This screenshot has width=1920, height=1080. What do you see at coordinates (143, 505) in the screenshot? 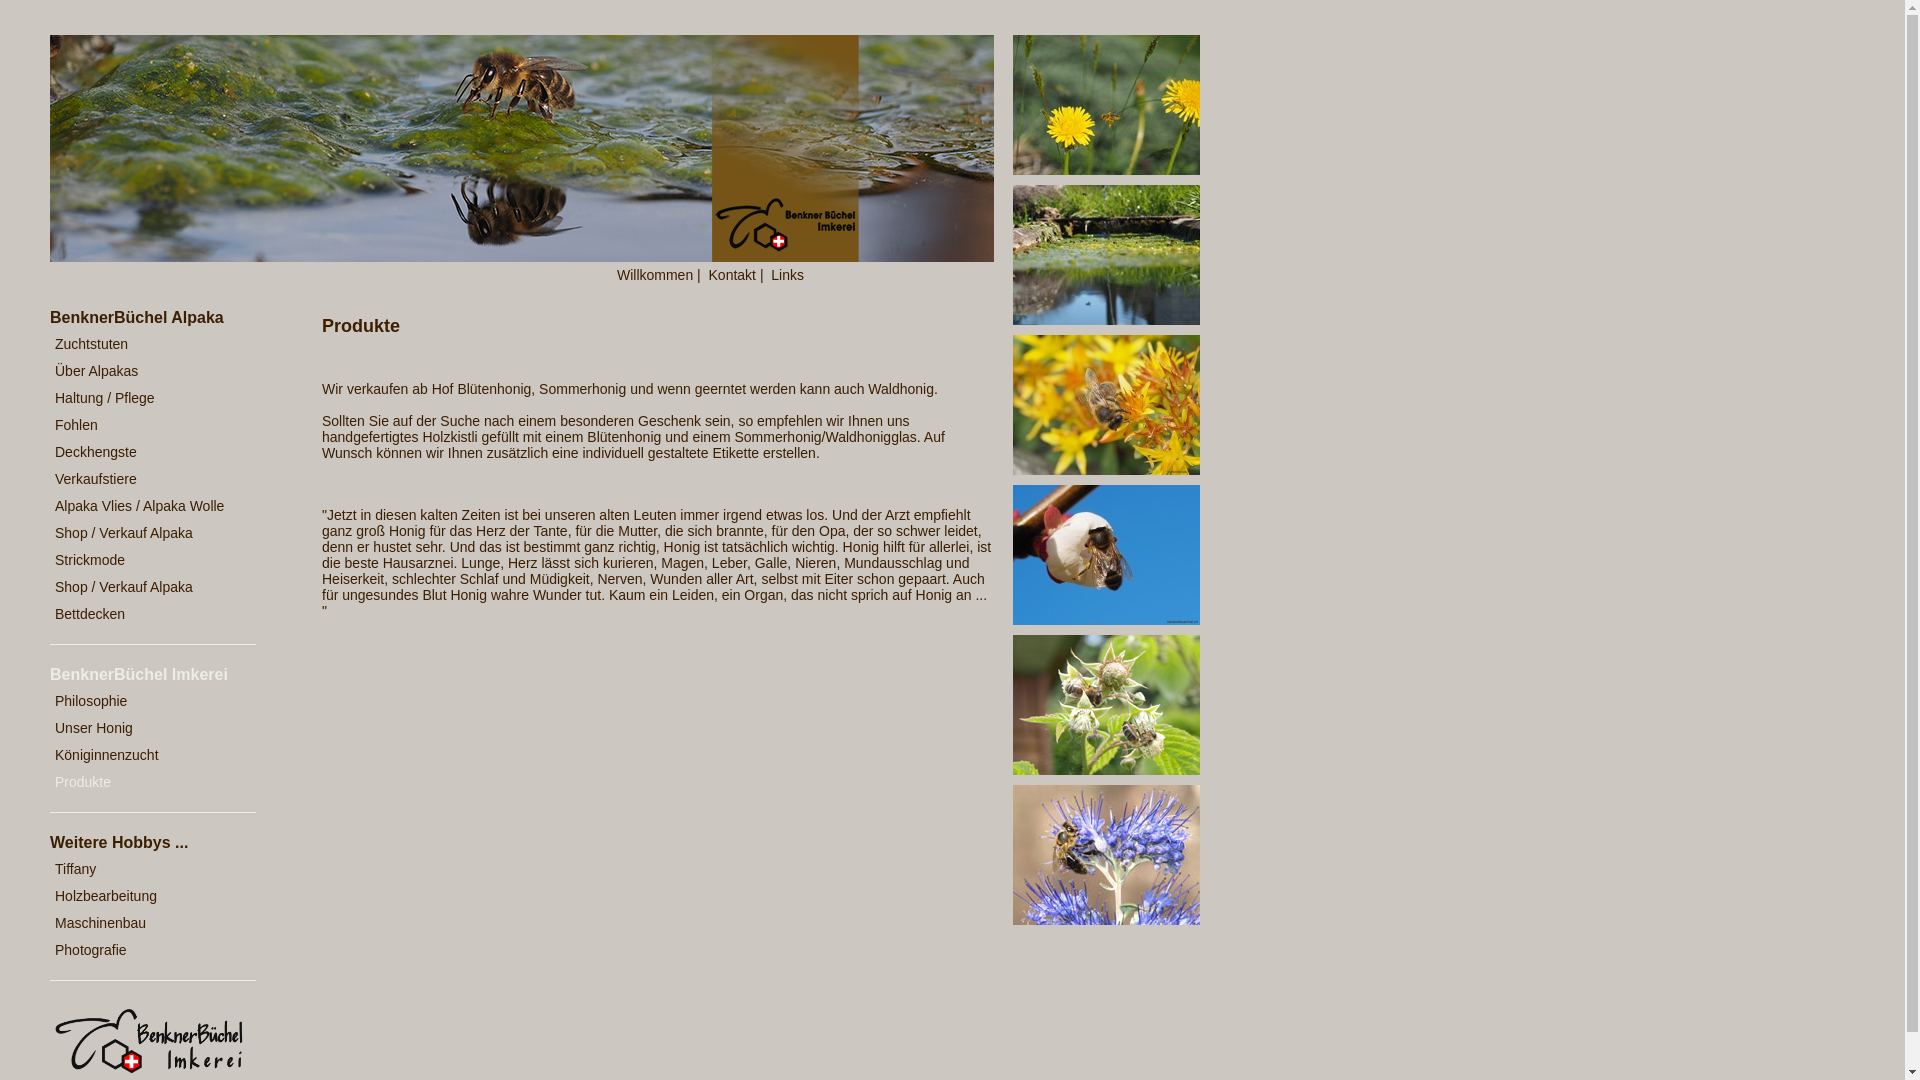
I see `'Alpaka Vlies / Alpaka Wolle'` at bounding box center [143, 505].